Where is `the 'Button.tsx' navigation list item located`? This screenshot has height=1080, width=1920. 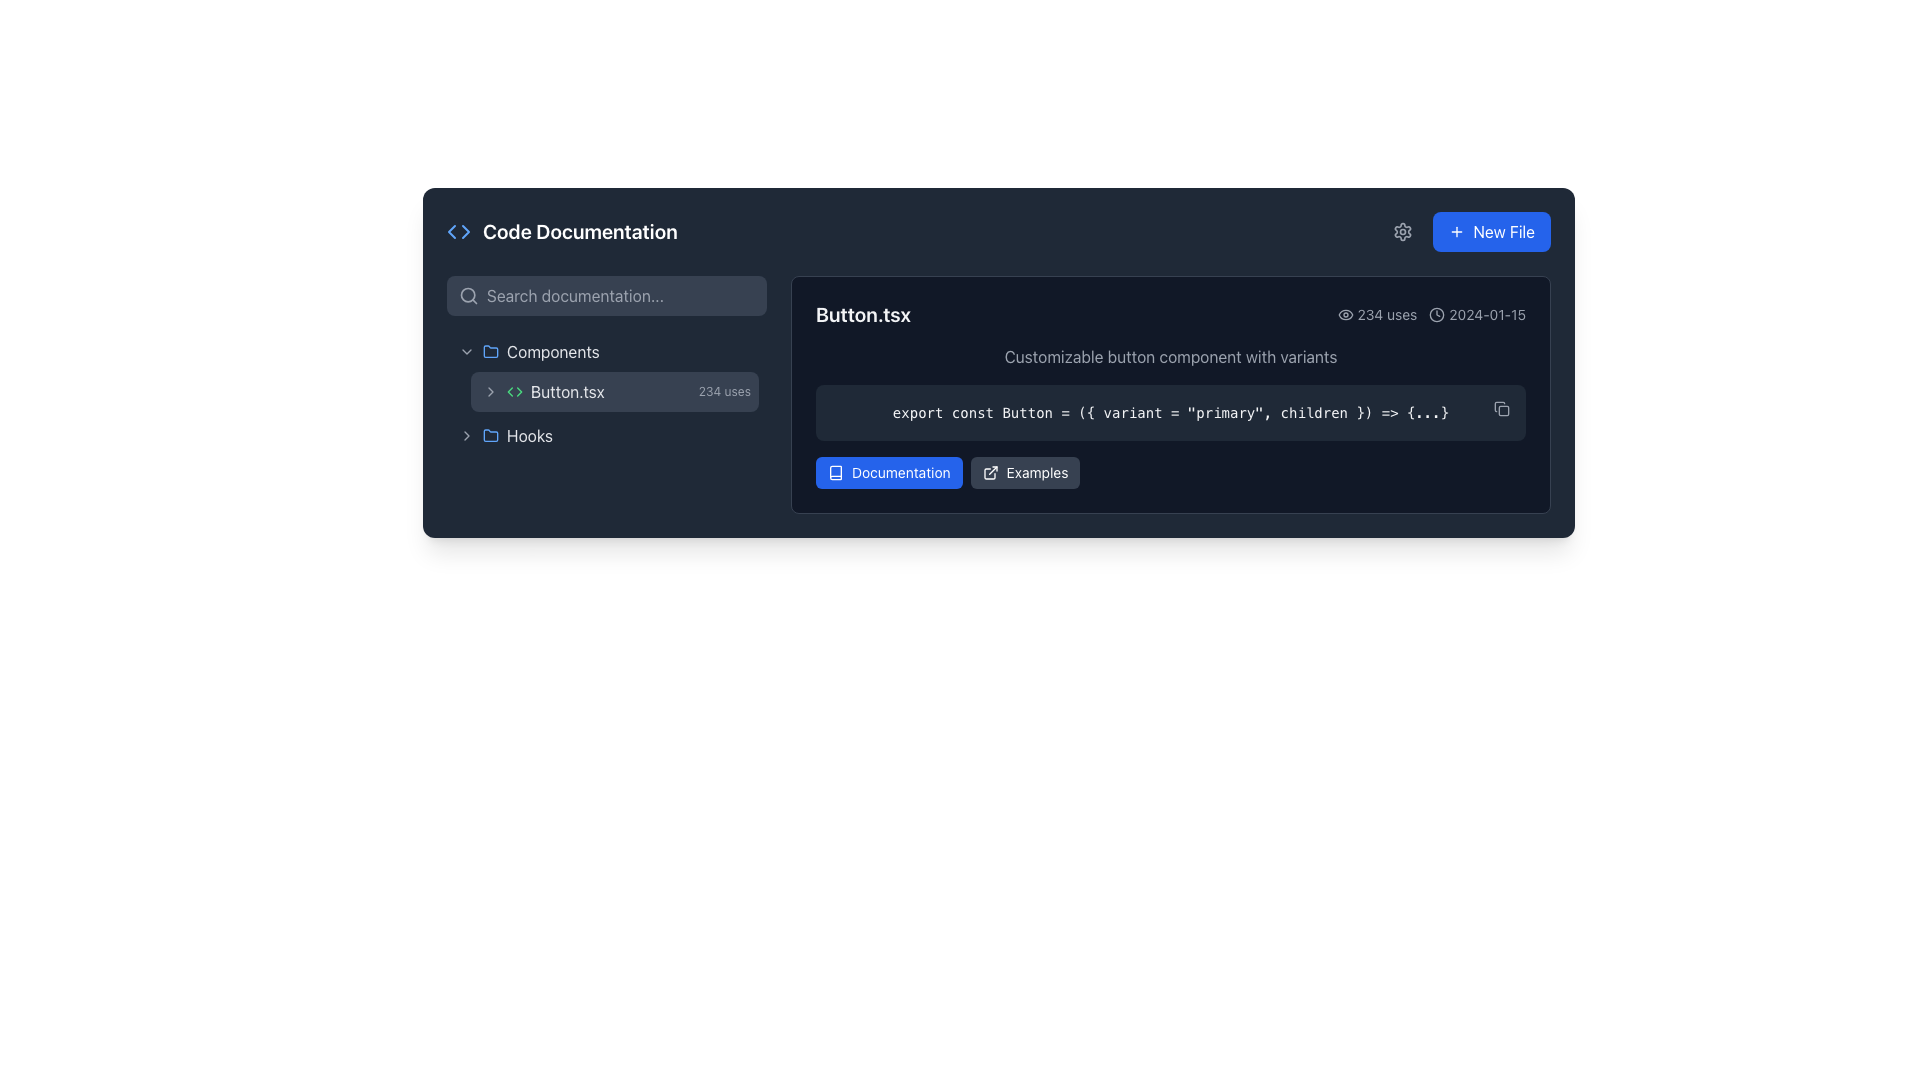
the 'Button.tsx' navigation list item located is located at coordinates (605, 394).